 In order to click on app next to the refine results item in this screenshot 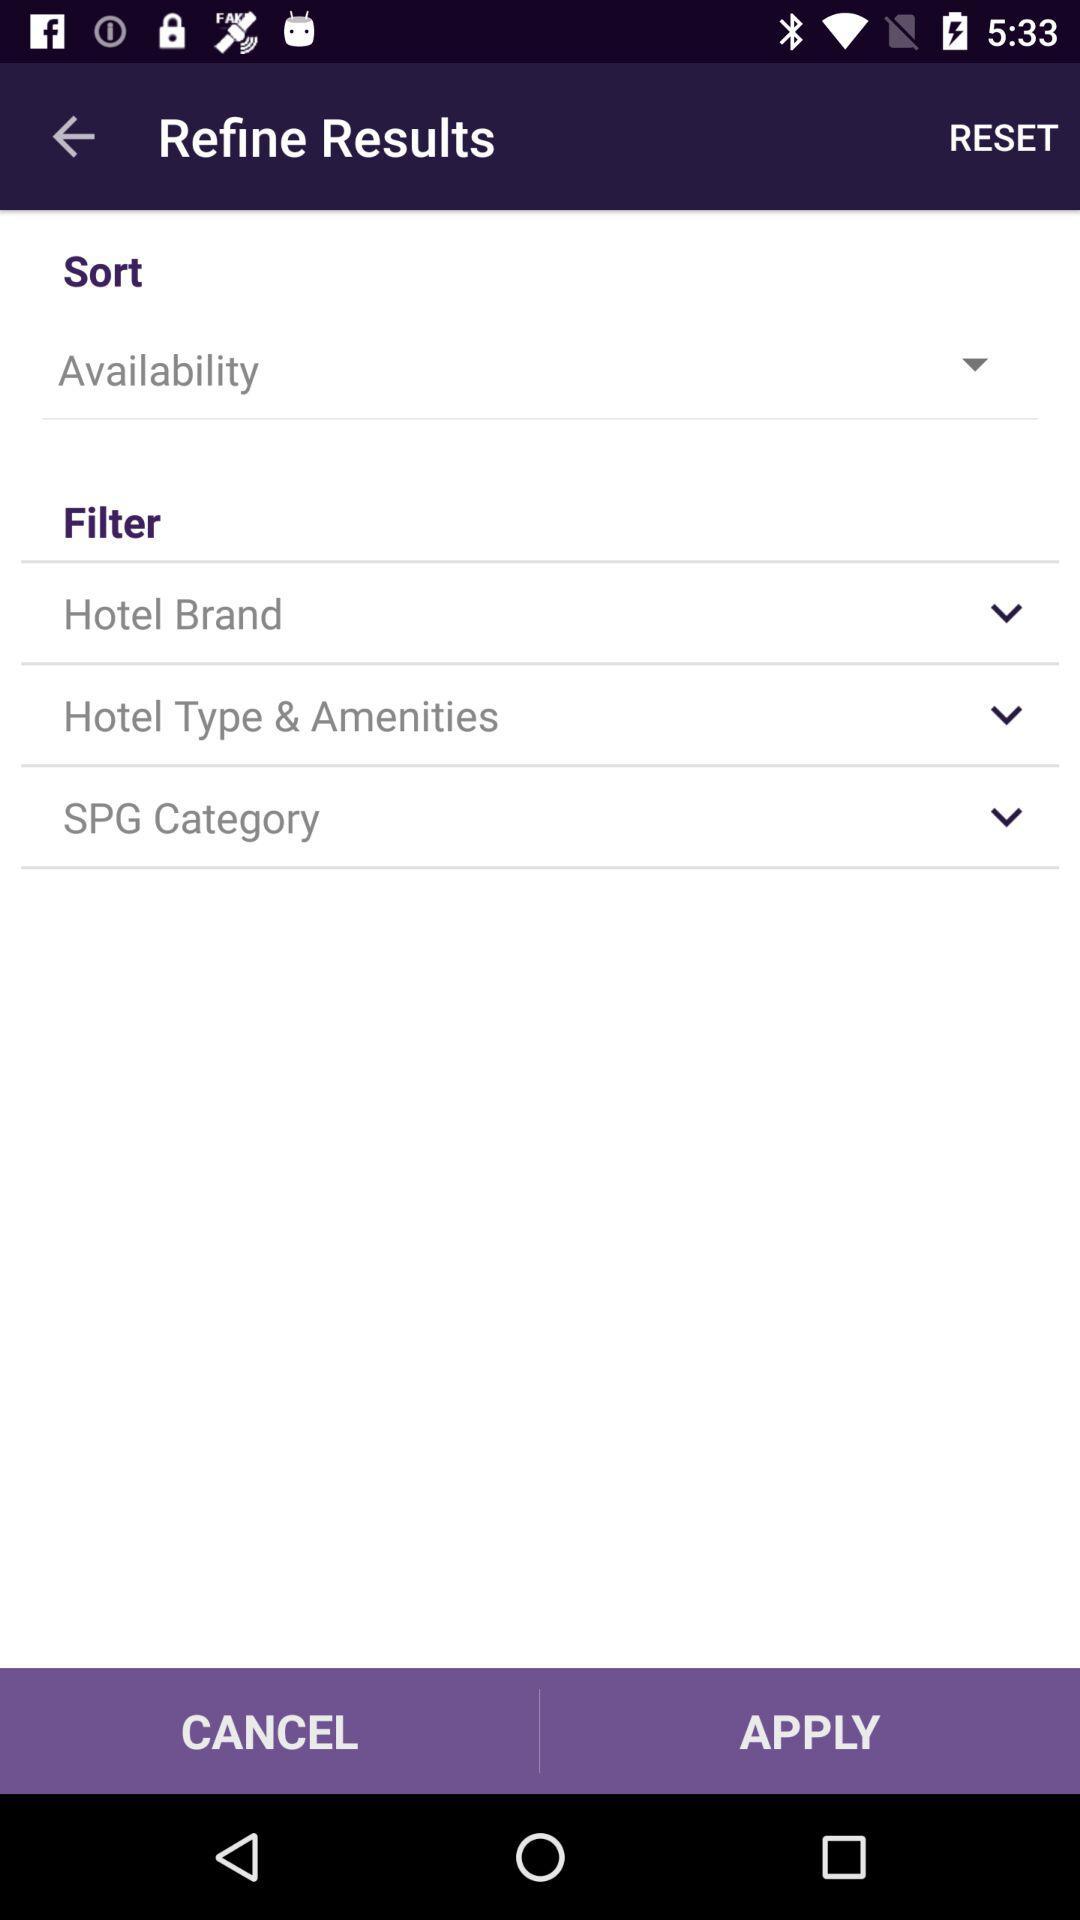, I will do `click(1003, 135)`.